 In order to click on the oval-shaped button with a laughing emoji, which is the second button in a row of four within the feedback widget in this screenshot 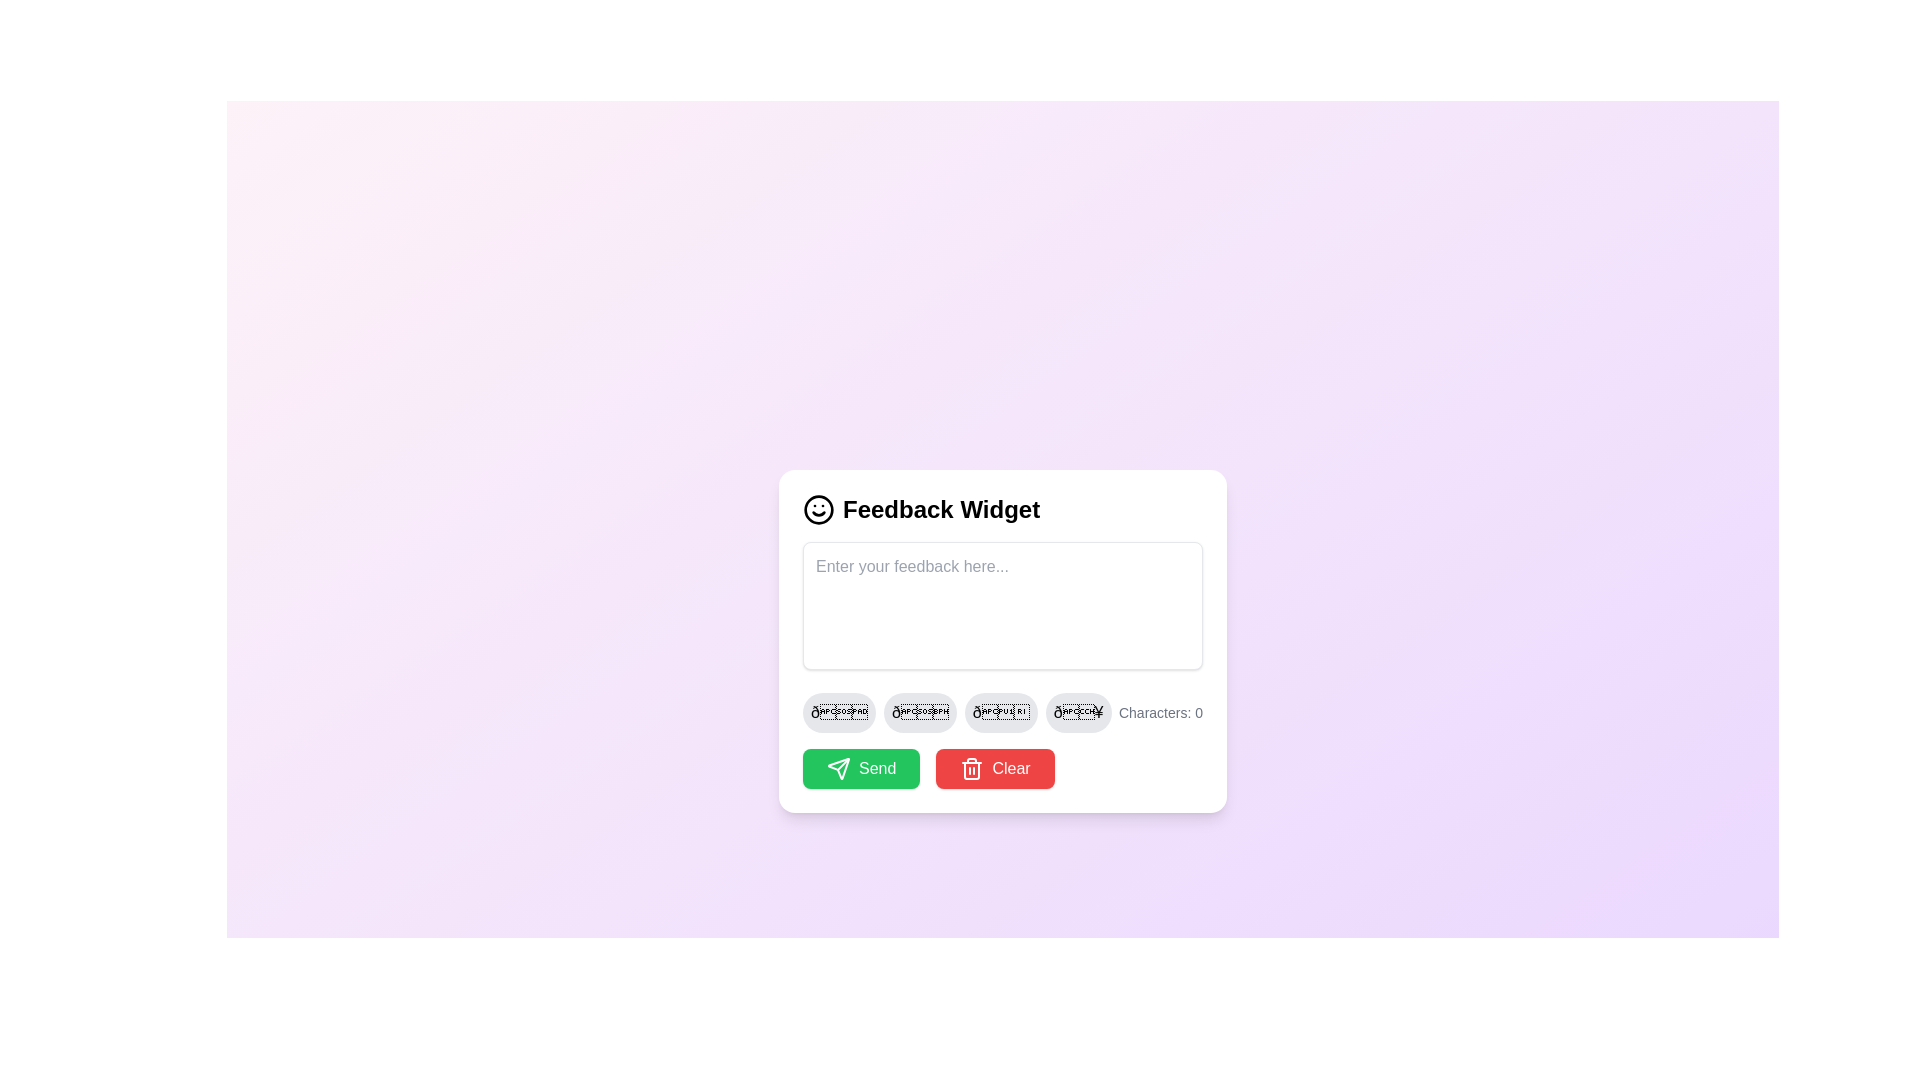, I will do `click(919, 711)`.